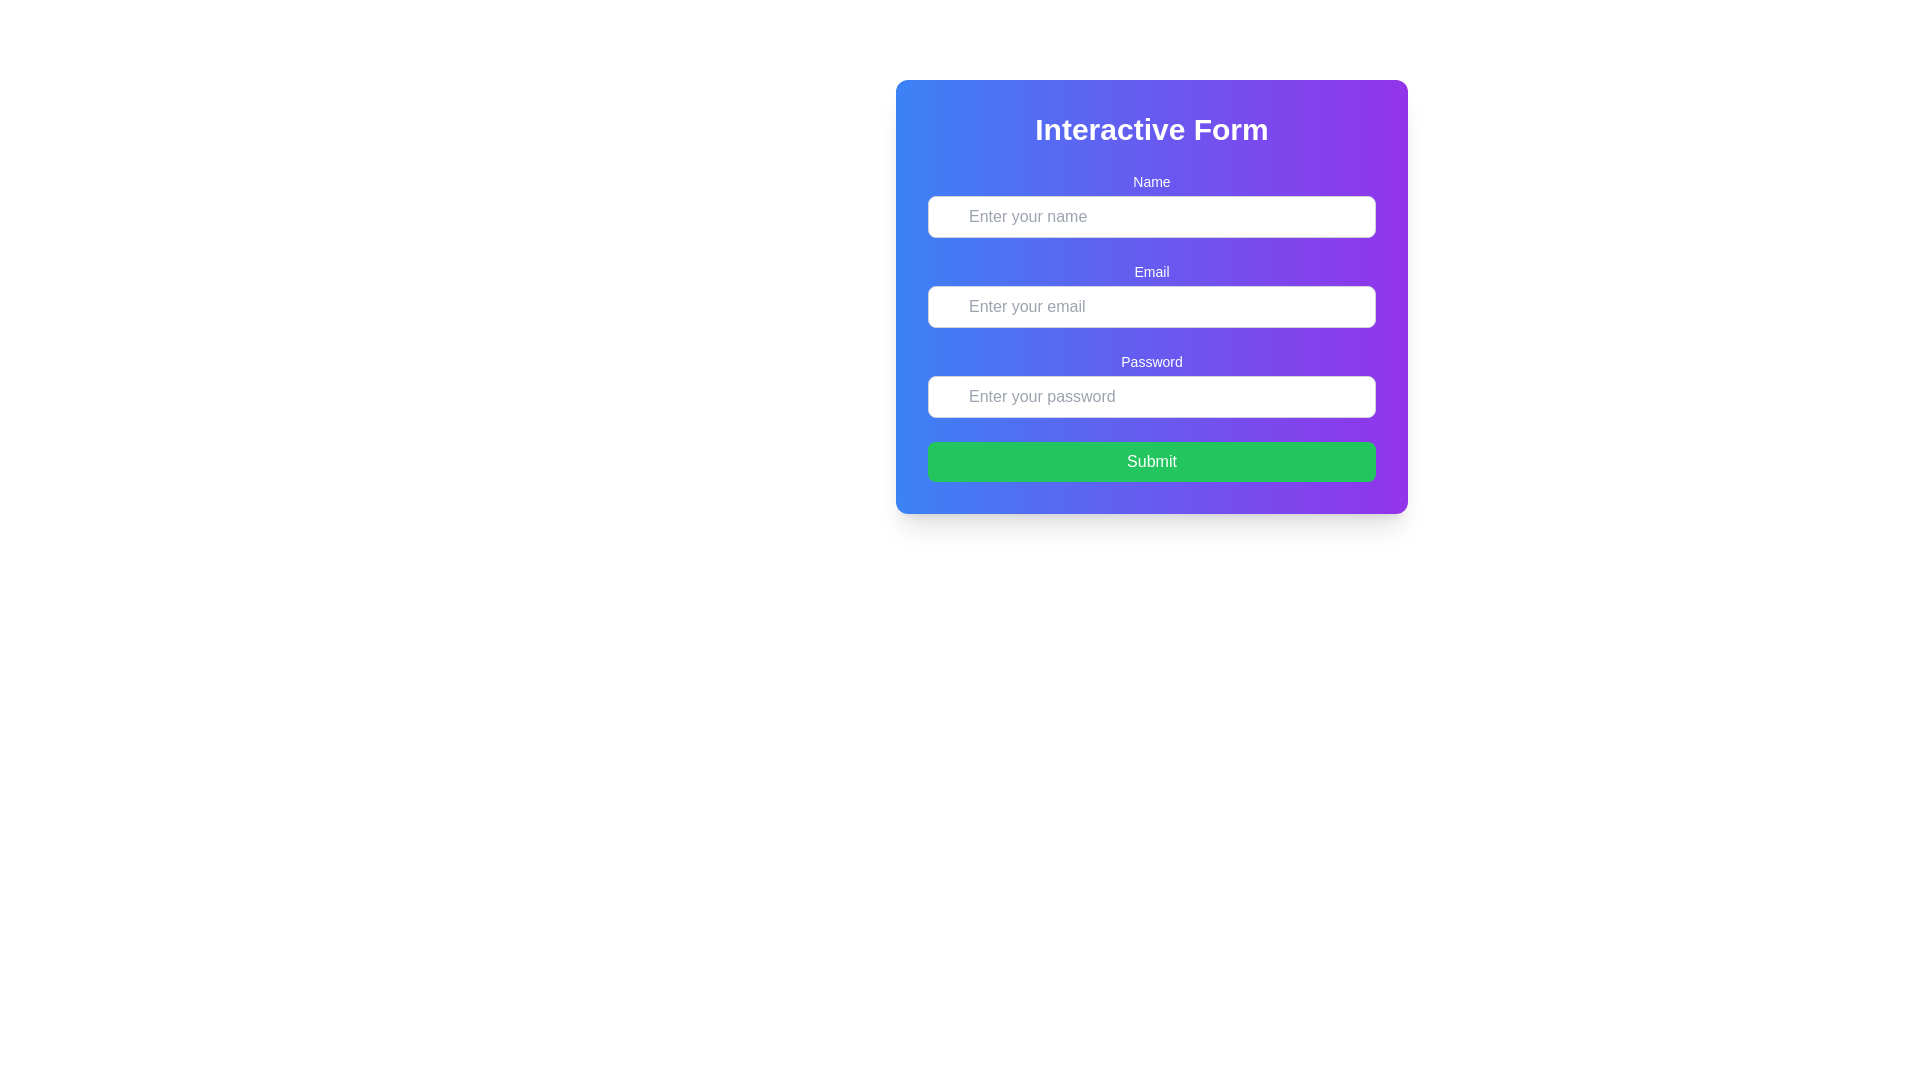 The width and height of the screenshot is (1920, 1080). I want to click on the 'Email' text input field, so click(1152, 294).